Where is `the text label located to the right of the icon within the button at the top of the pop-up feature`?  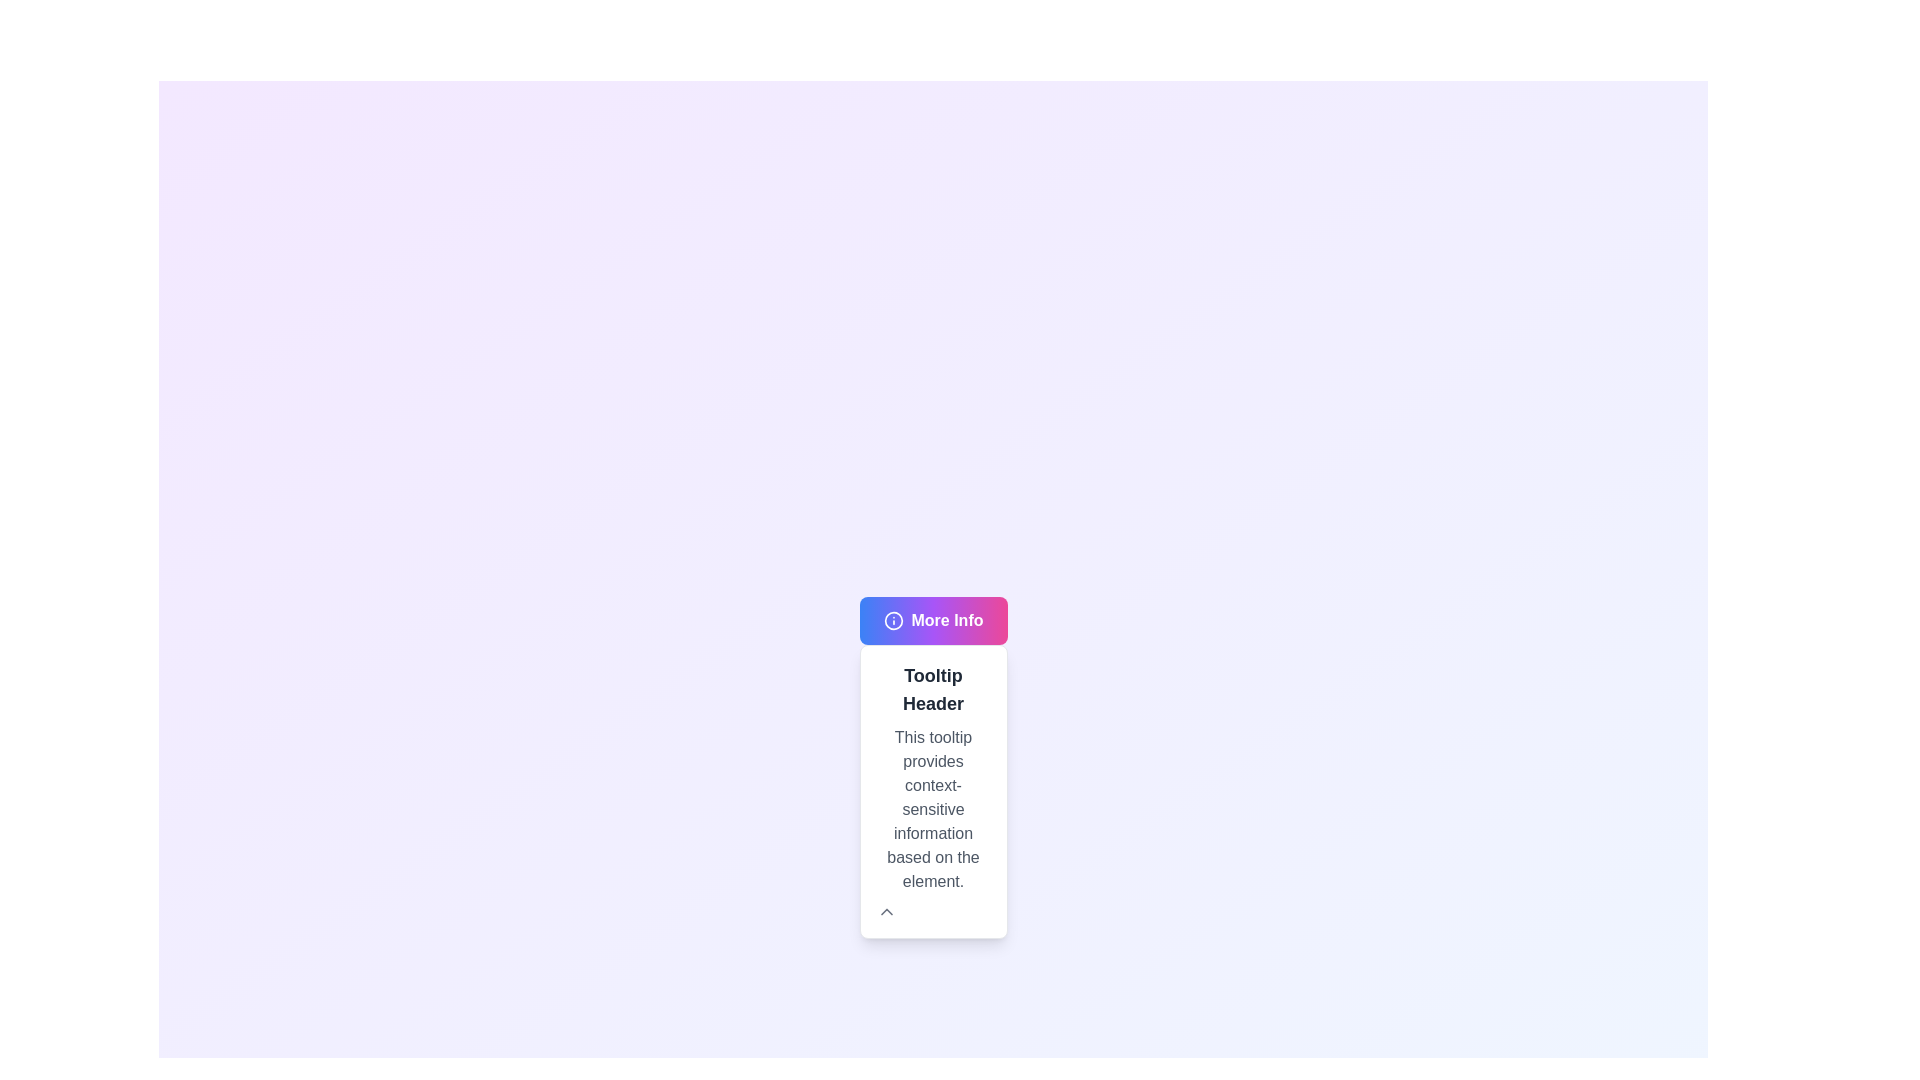 the text label located to the right of the icon within the button at the top of the pop-up feature is located at coordinates (946, 620).